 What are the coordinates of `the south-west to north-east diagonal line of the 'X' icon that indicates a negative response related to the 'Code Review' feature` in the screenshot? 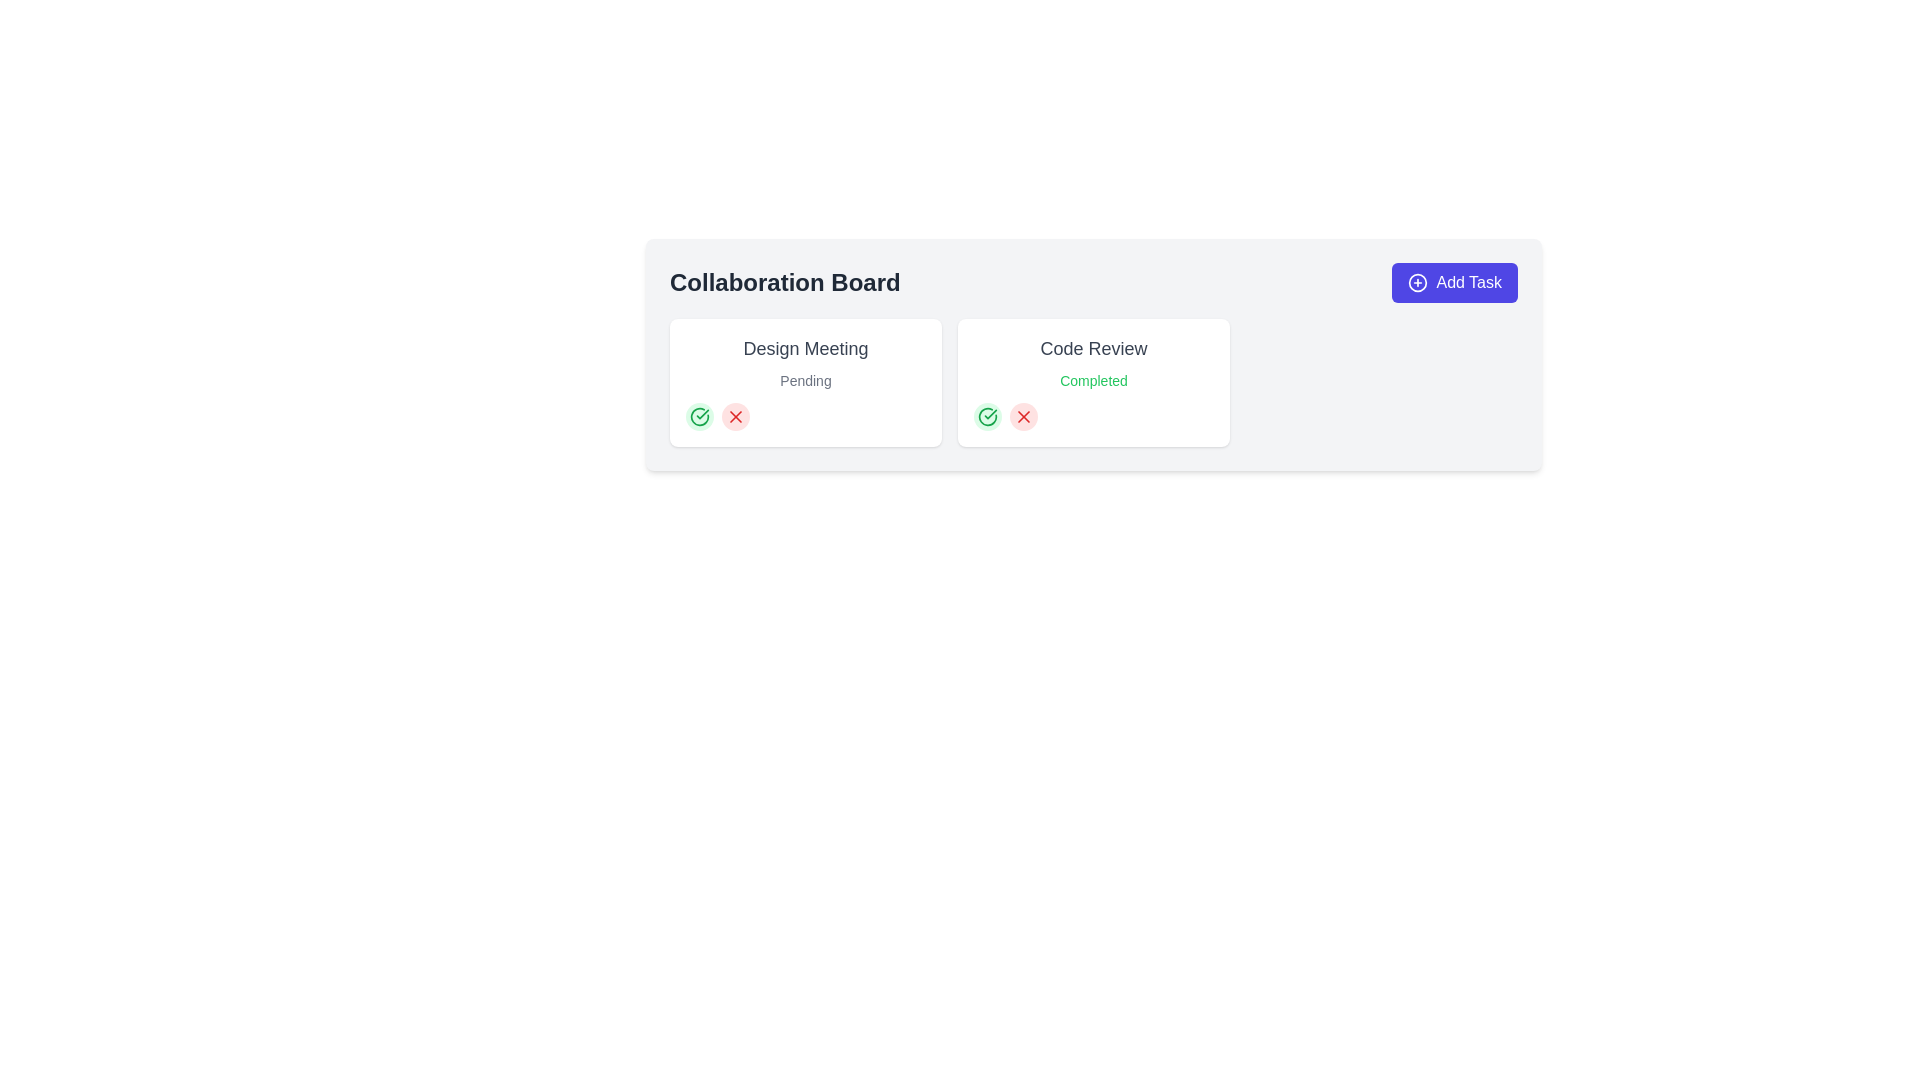 It's located at (1023, 415).